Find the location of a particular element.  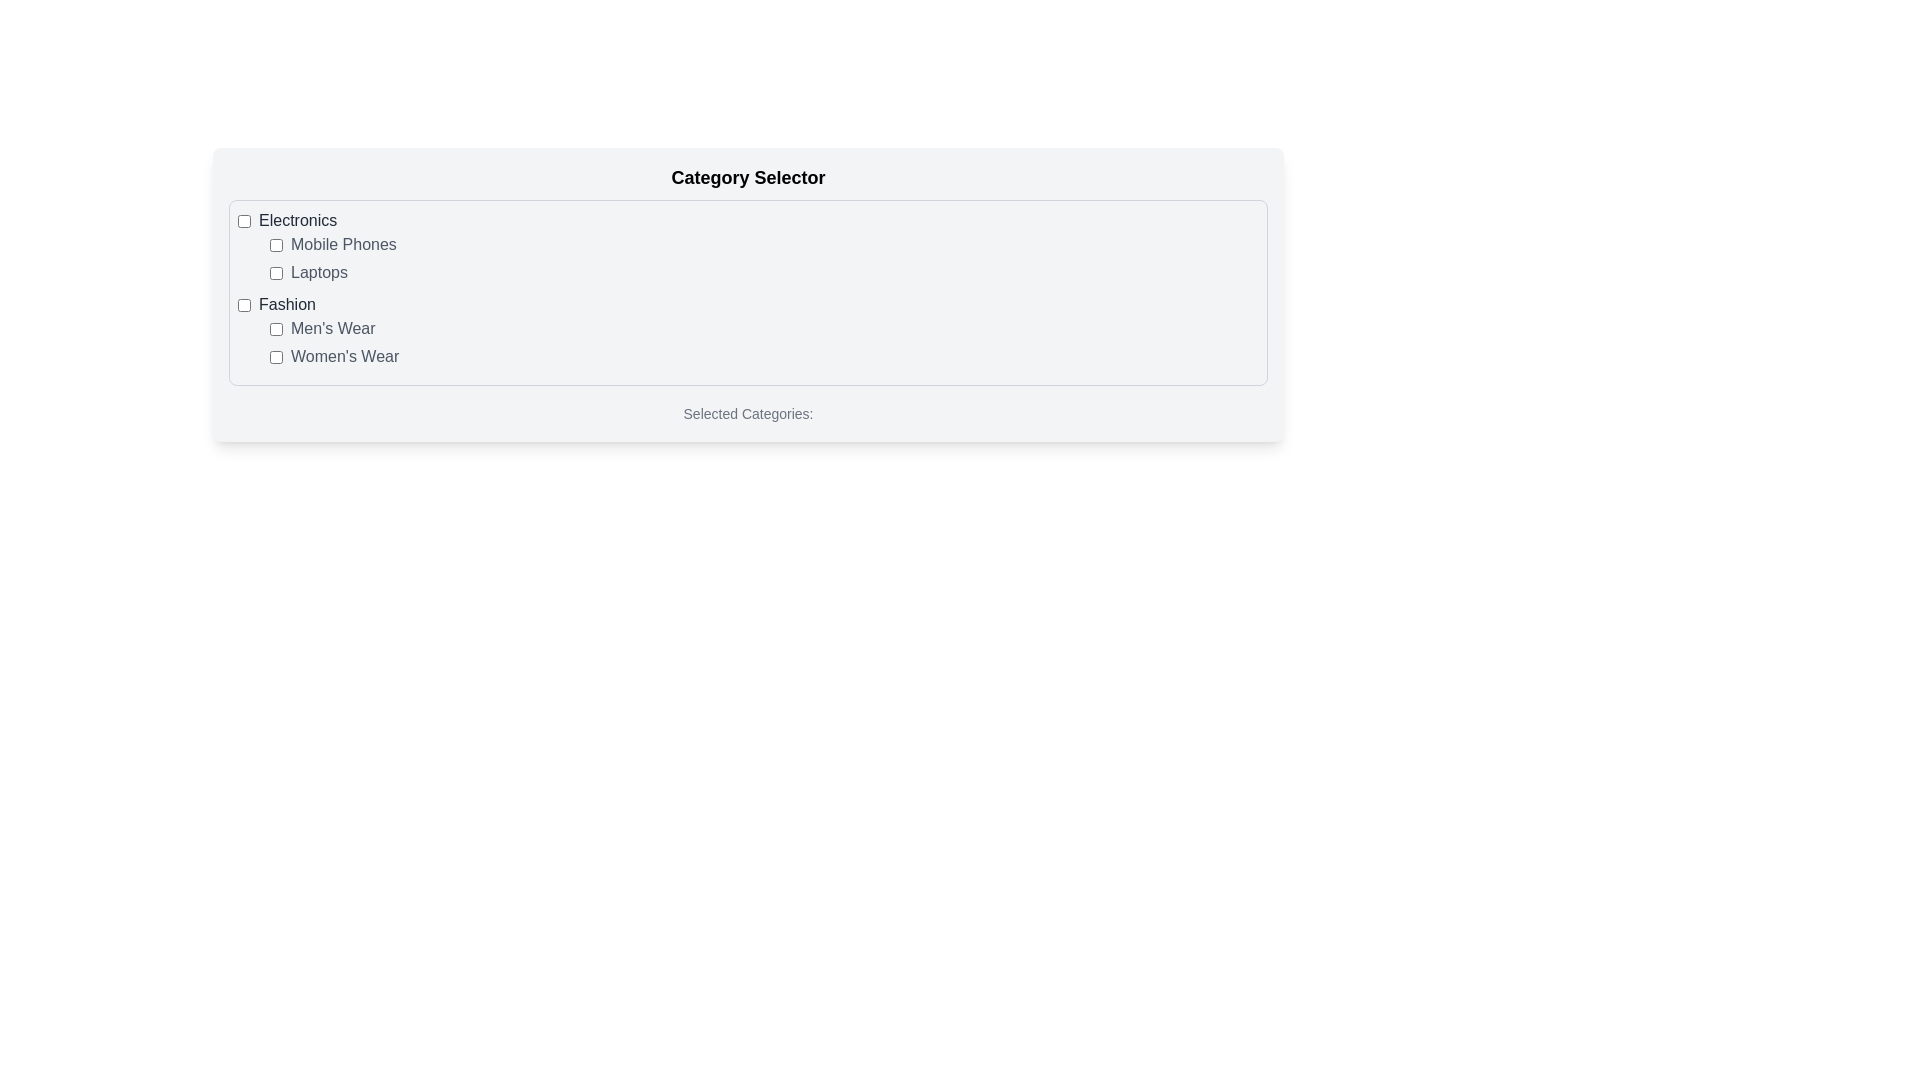

the 'Mobile Phones' label text, which is styled in gray and positioned to the right of its associated checkbox in the Electronics category, above the Laptops item is located at coordinates (343, 244).